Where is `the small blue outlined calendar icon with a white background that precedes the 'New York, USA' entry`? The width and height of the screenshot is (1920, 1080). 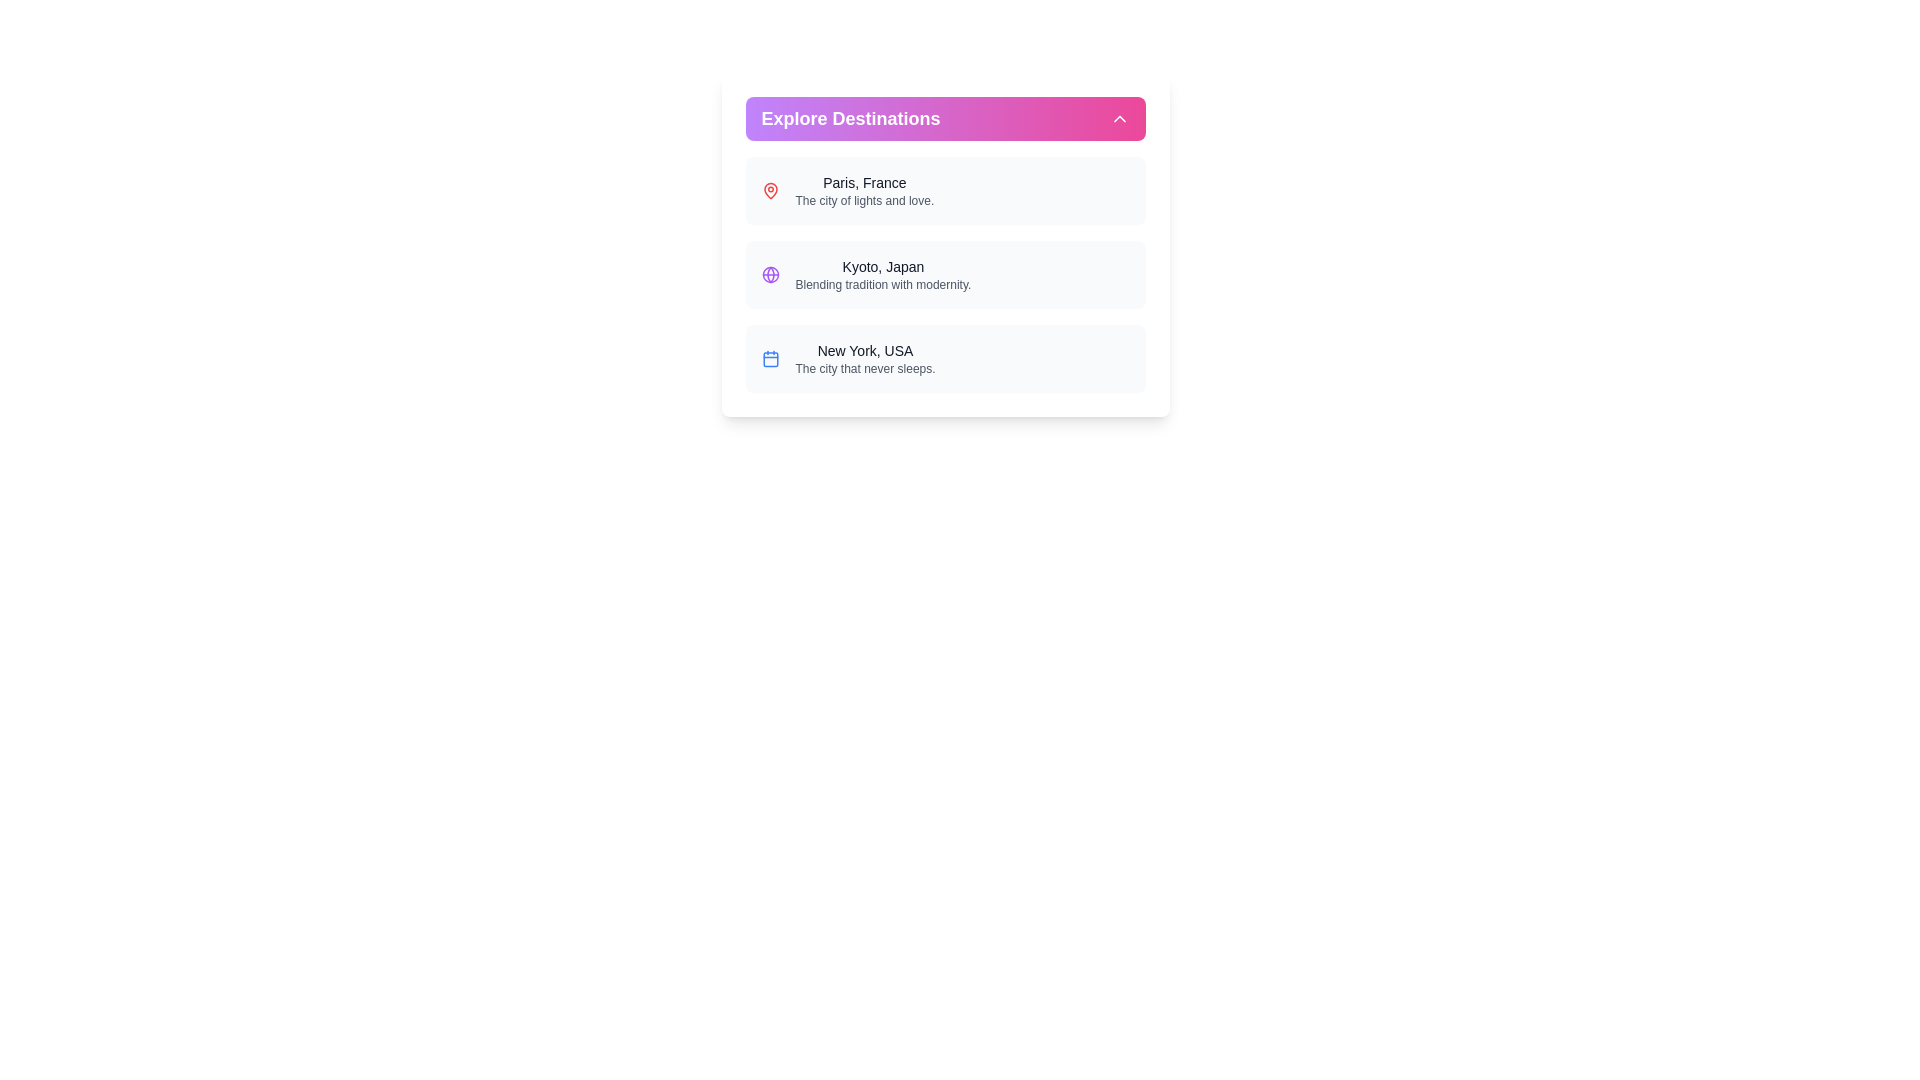 the small blue outlined calendar icon with a white background that precedes the 'New York, USA' entry is located at coordinates (769, 357).